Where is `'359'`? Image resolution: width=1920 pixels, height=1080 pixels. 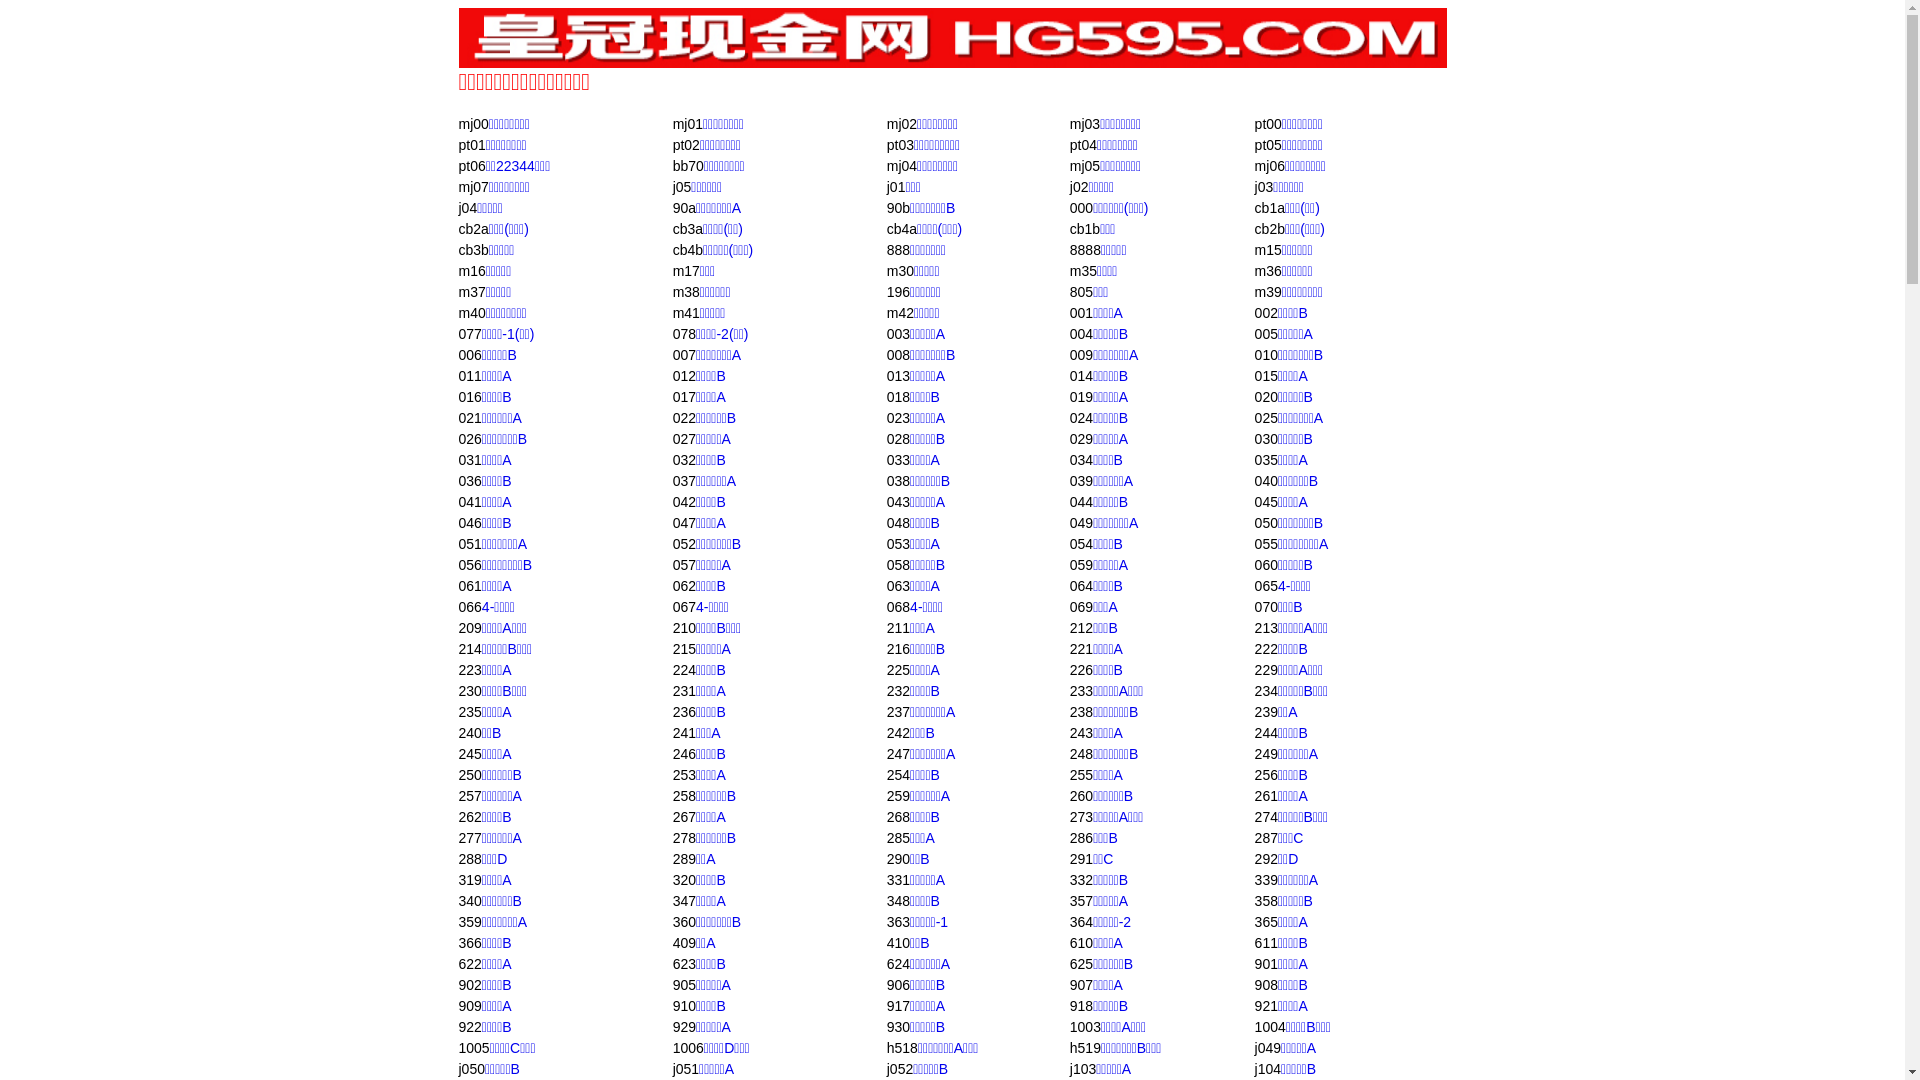 '359' is located at coordinates (456, 921).